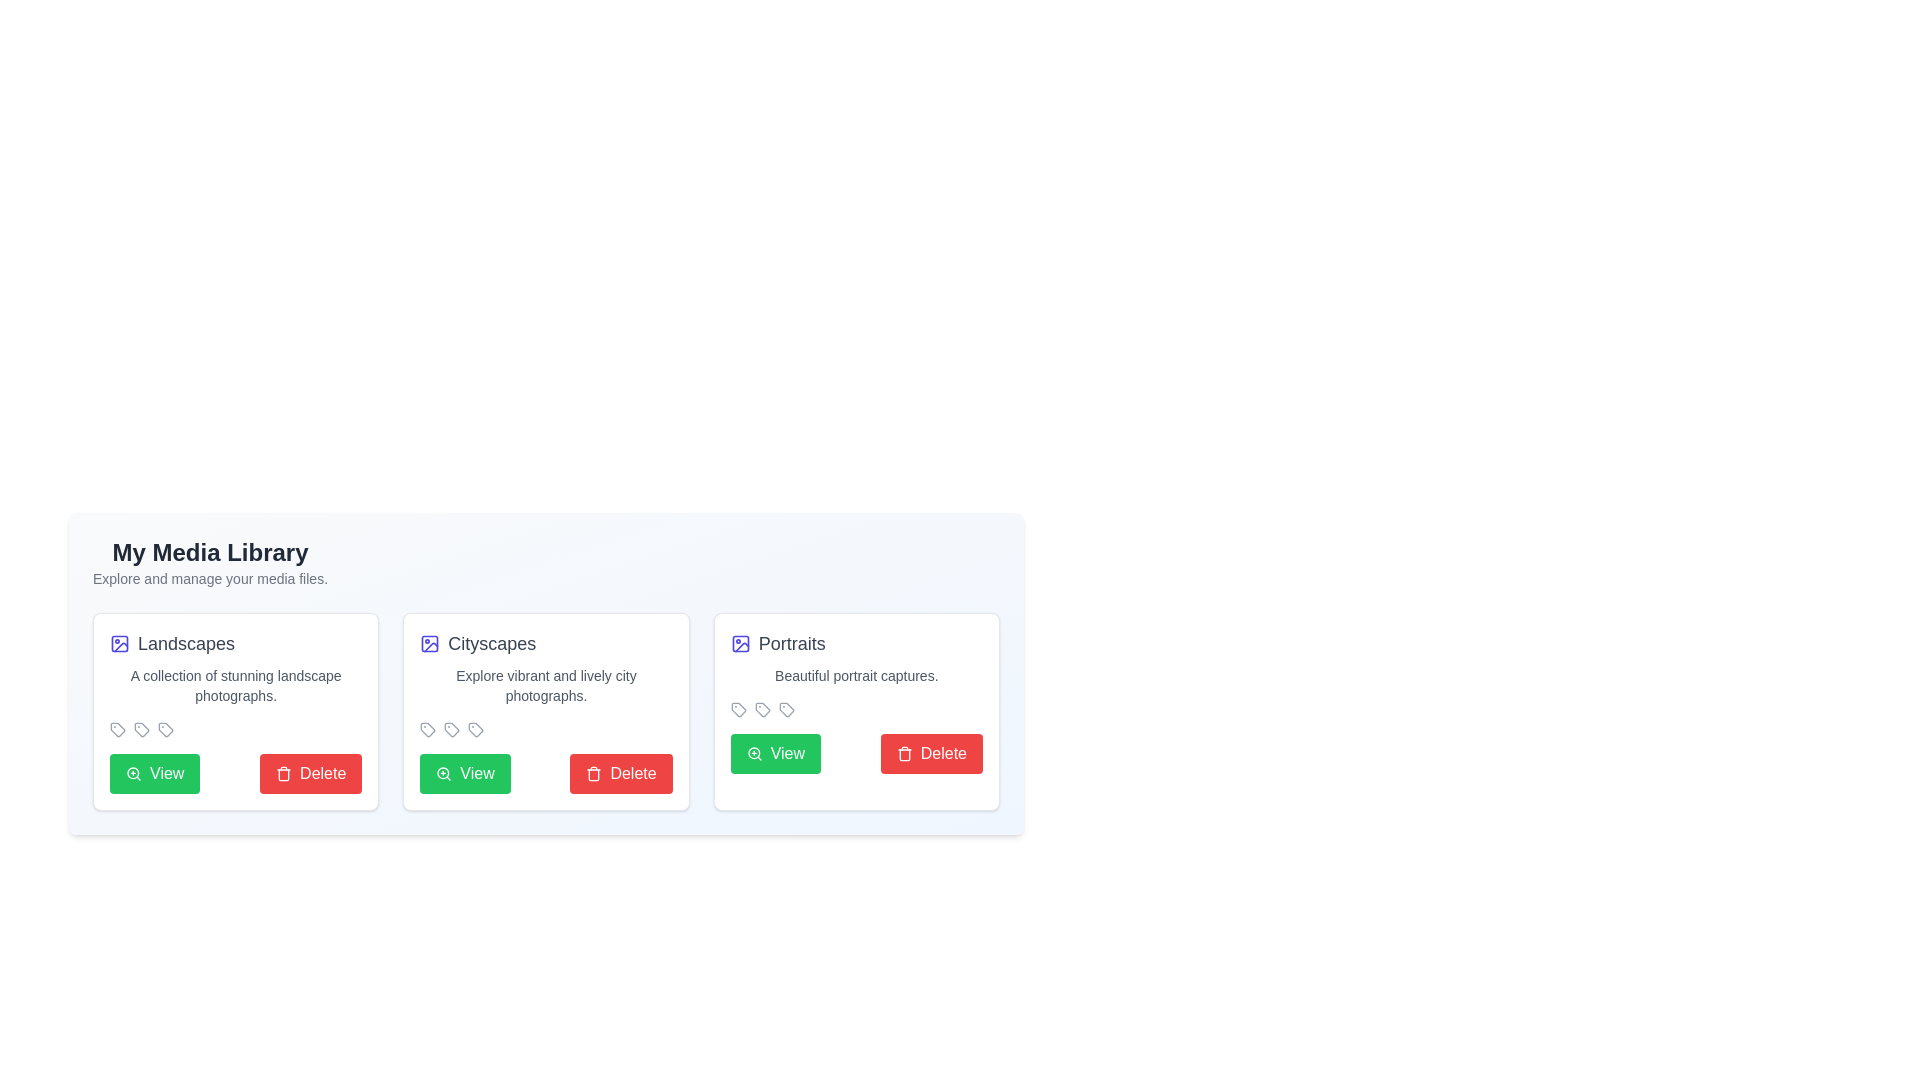 The width and height of the screenshot is (1920, 1080). Describe the element at coordinates (186, 644) in the screenshot. I see `the text label indicating landscapes, located at the top left section of the first card, next to the small image icon` at that location.